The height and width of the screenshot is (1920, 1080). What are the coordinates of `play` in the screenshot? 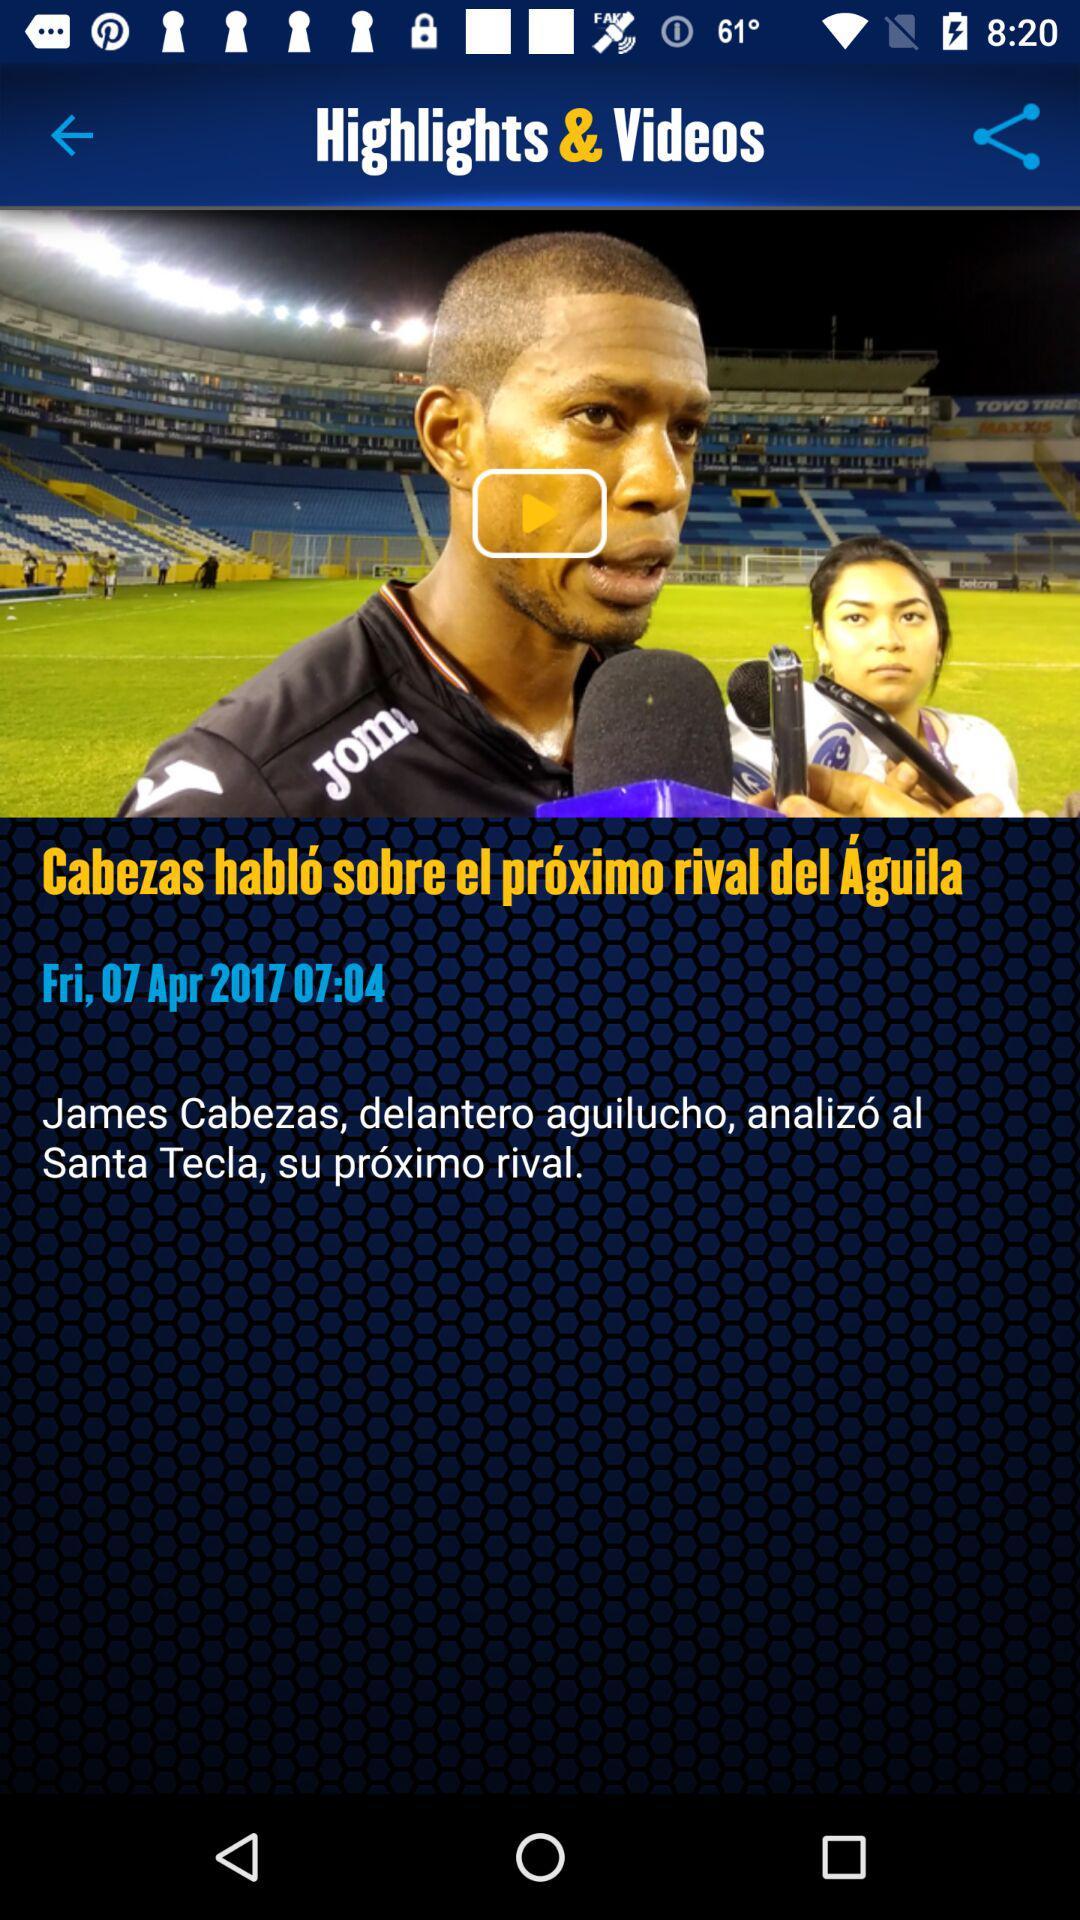 It's located at (538, 513).